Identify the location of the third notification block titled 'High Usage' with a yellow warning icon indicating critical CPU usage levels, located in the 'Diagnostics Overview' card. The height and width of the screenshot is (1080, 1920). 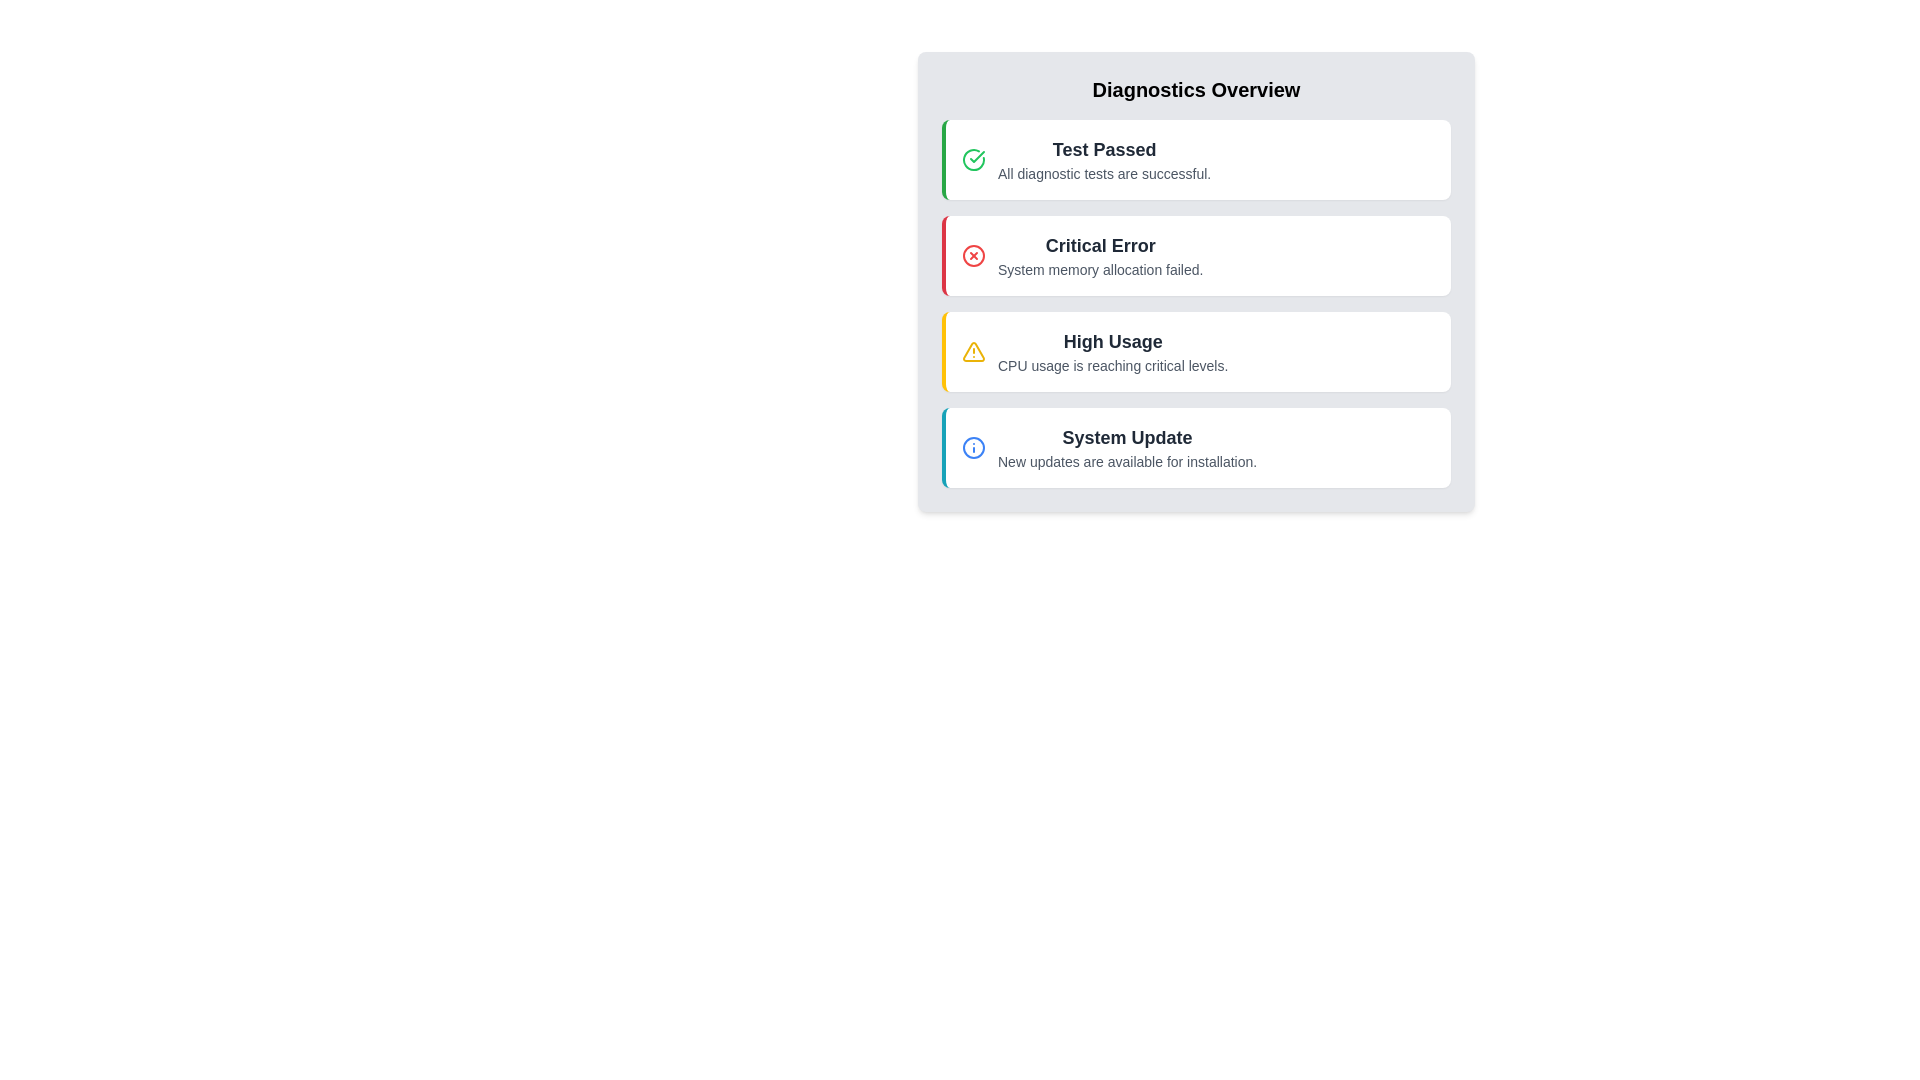
(1198, 350).